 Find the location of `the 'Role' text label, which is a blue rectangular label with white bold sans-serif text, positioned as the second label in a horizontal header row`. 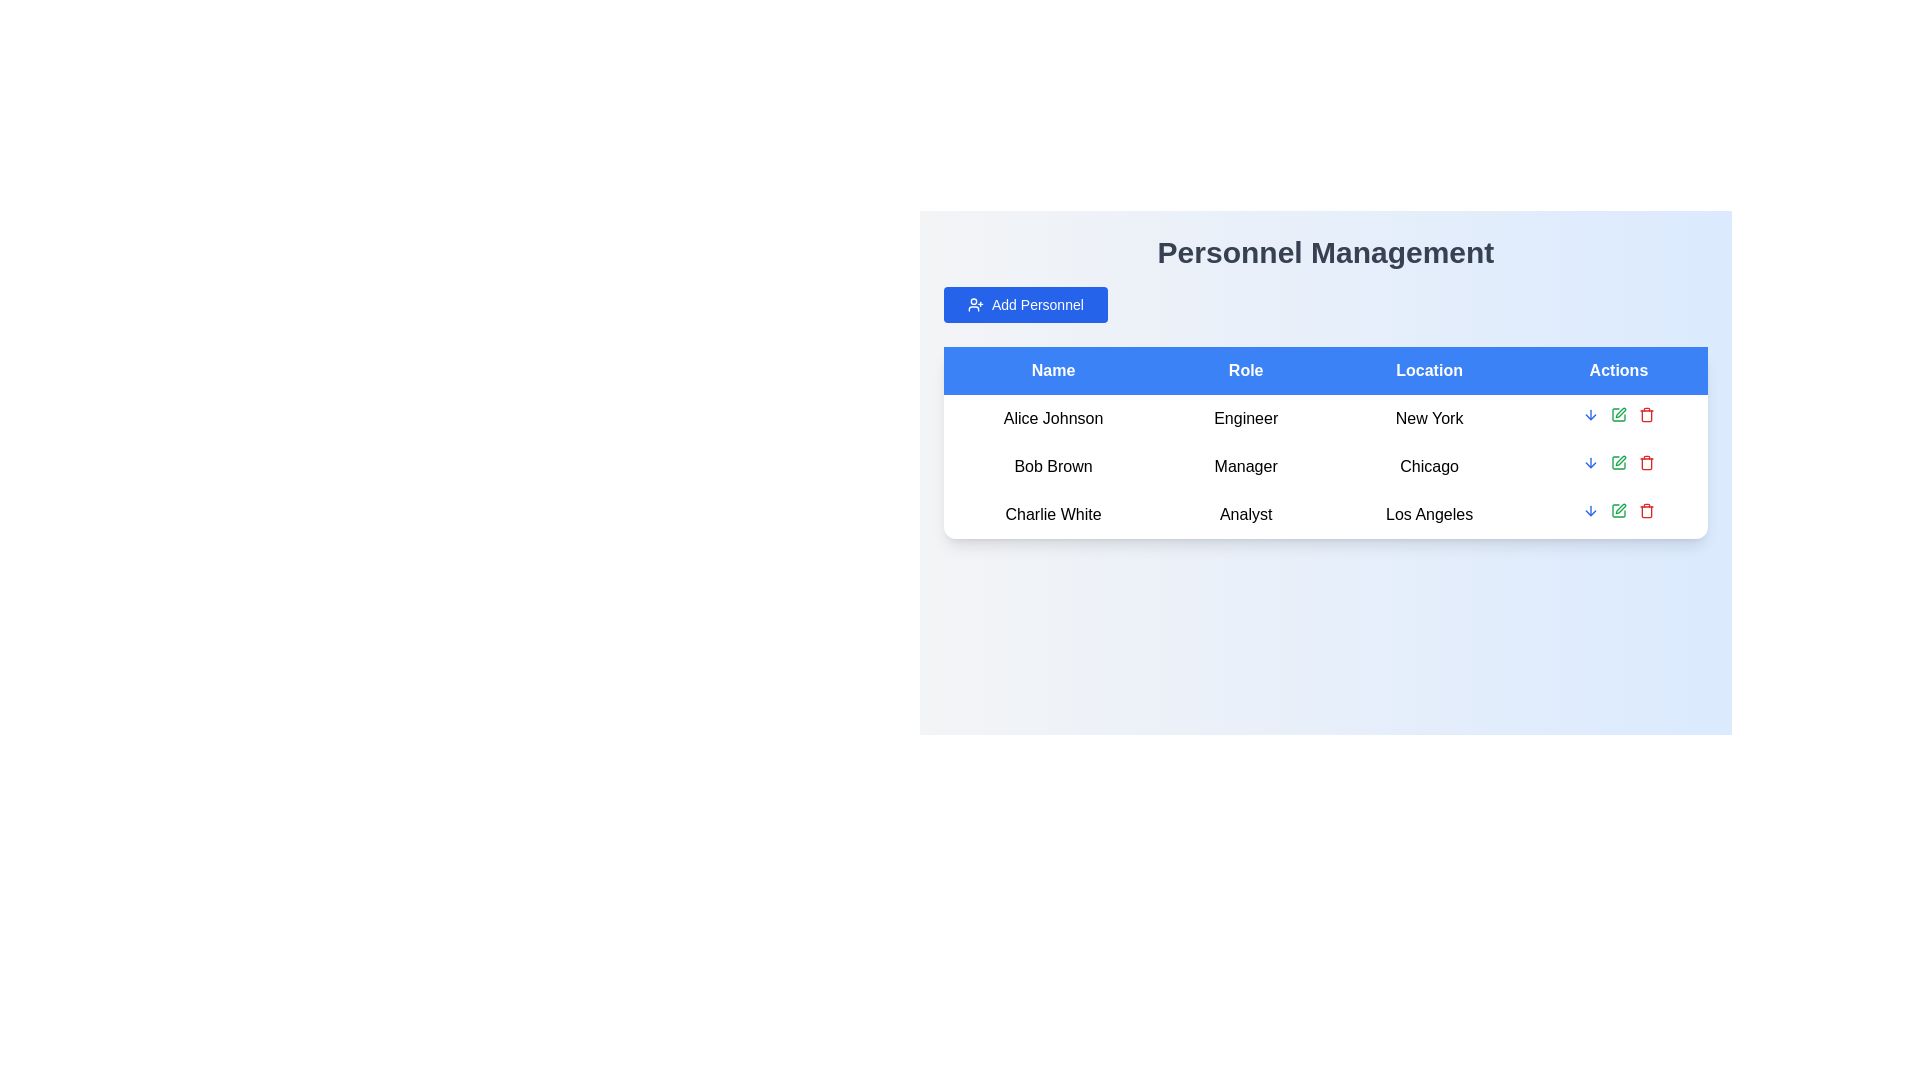

the 'Role' text label, which is a blue rectangular label with white bold sans-serif text, positioned as the second label in a horizontal header row is located at coordinates (1245, 370).